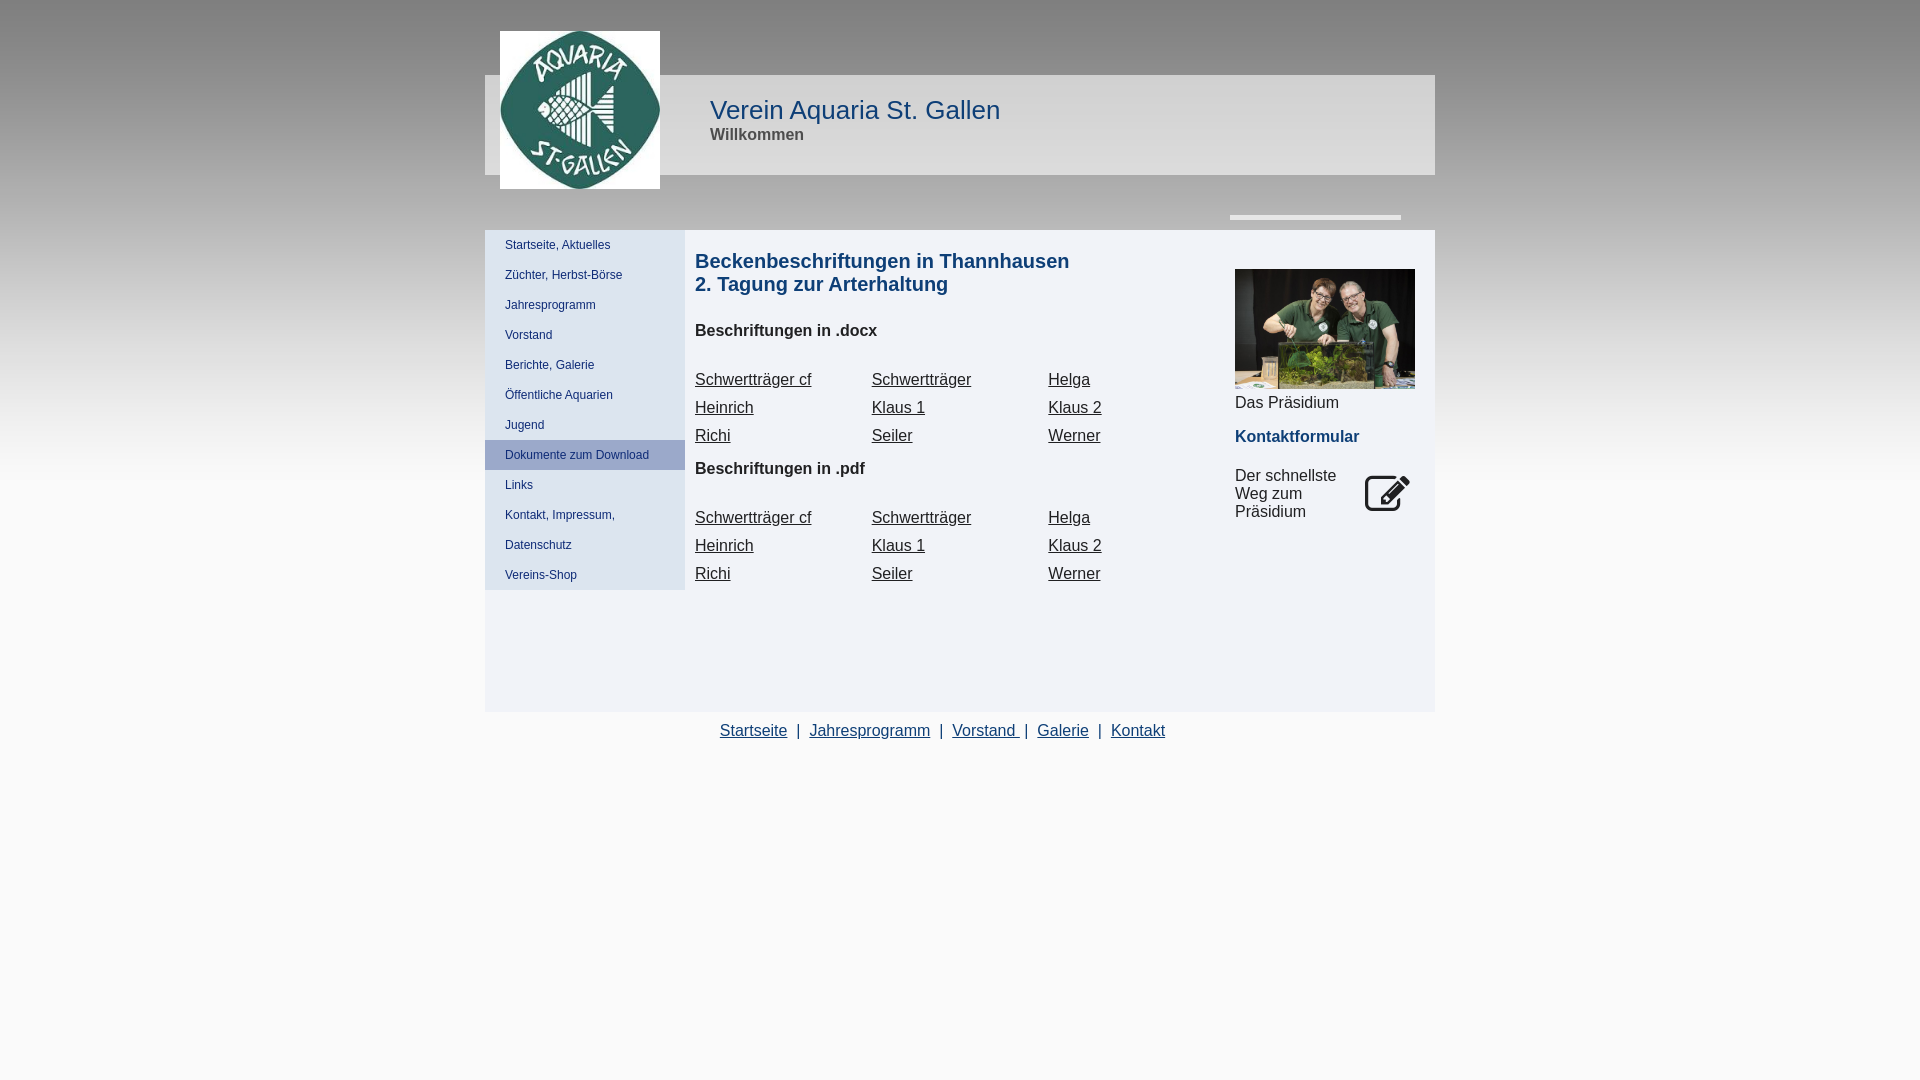  Describe the element at coordinates (584, 528) in the screenshot. I see `'Kontakt, Impressum, Datenschutz'` at that location.